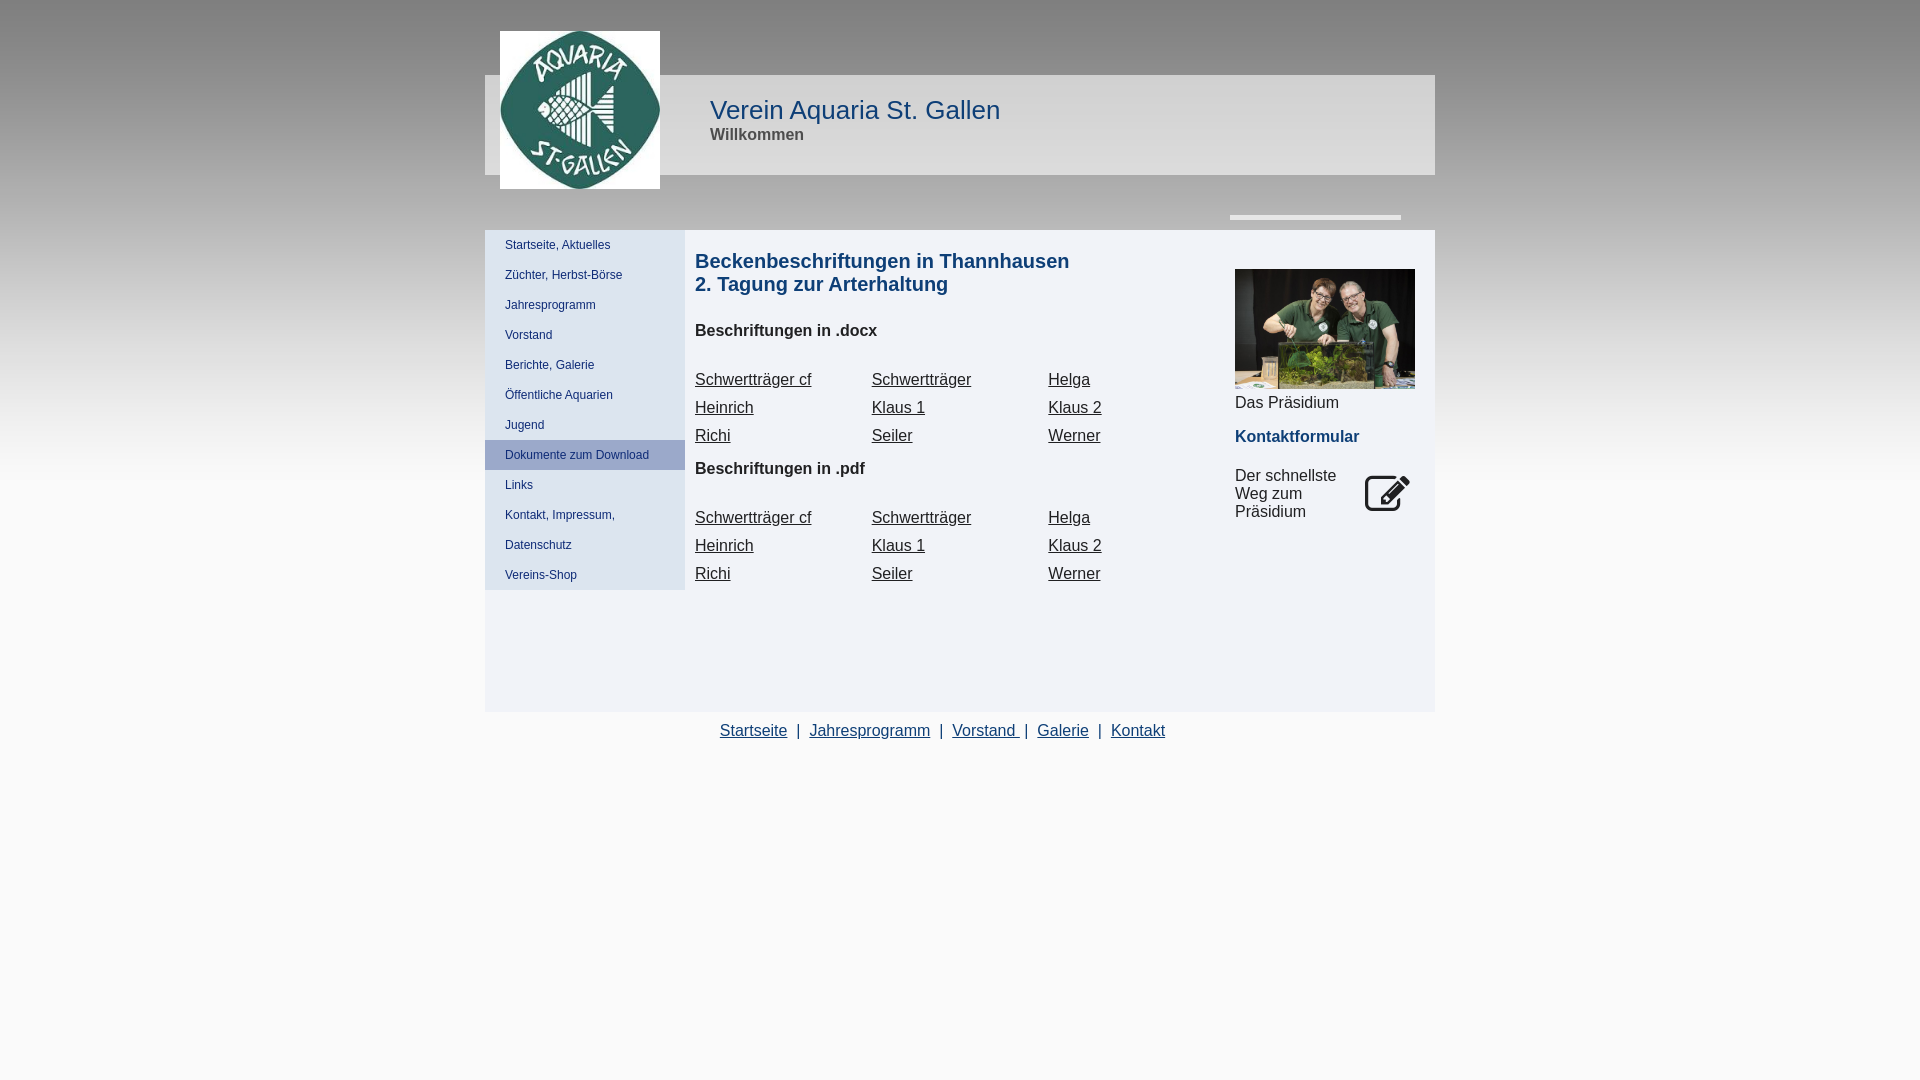  Describe the element at coordinates (584, 528) in the screenshot. I see `'Kontakt, Impressum, Datenschutz'` at that location.